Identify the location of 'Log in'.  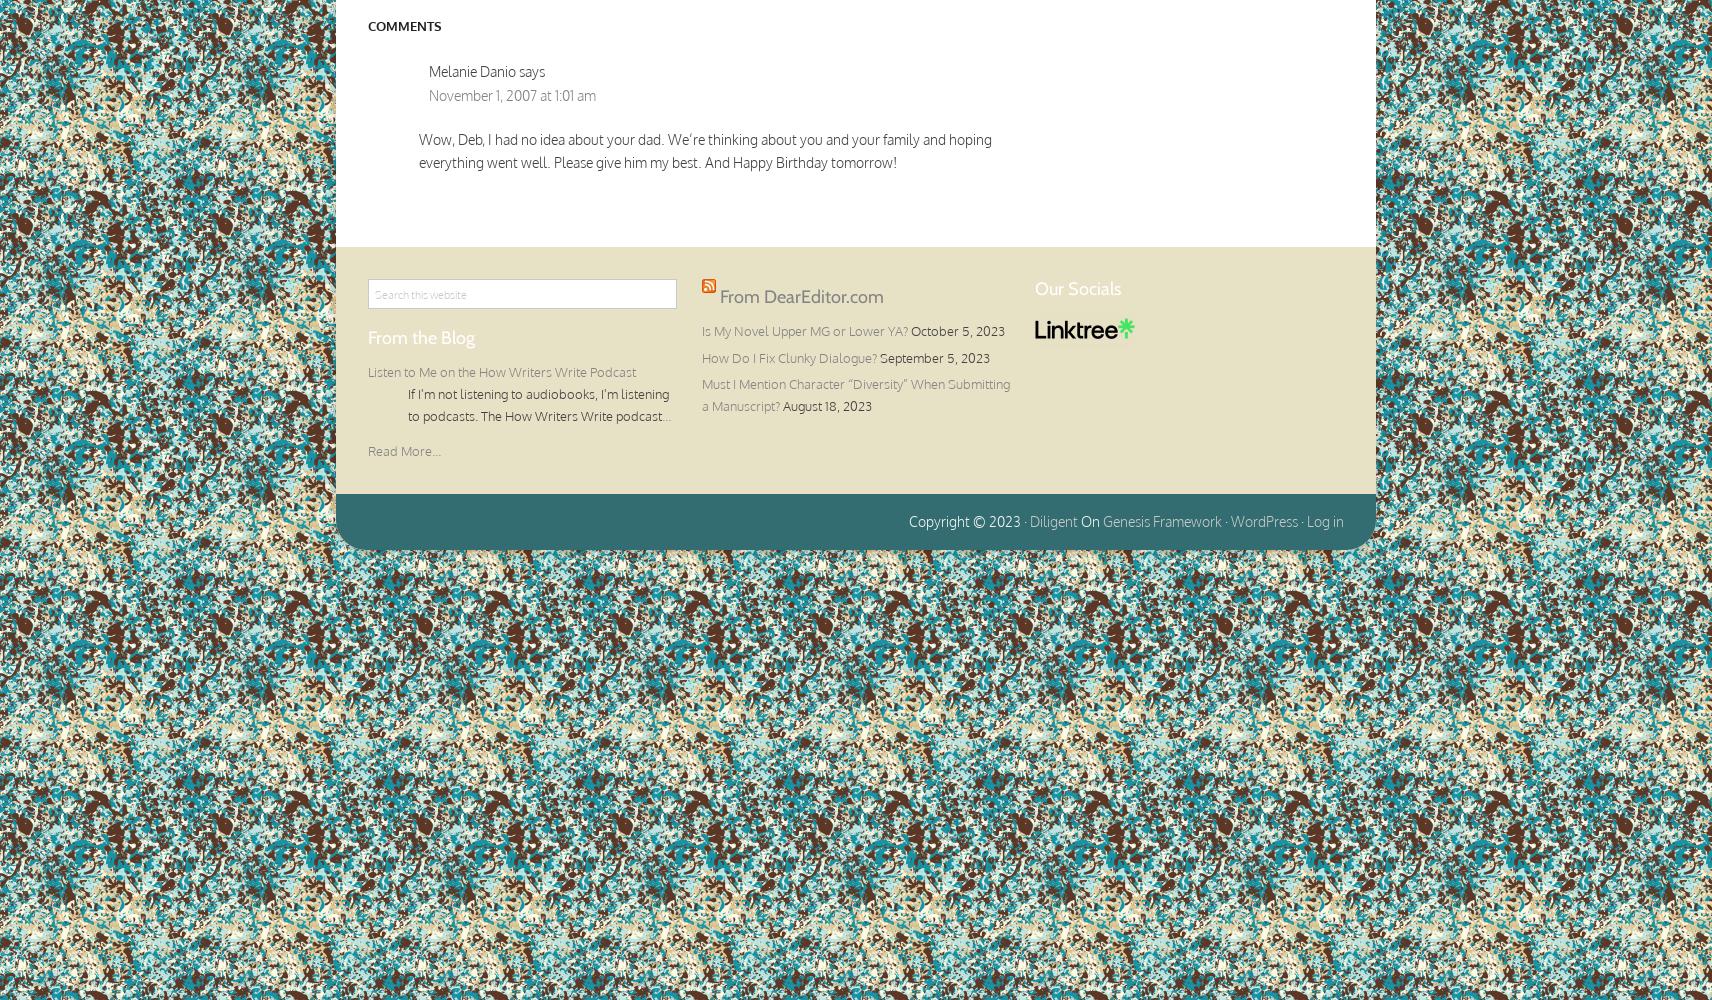
(1324, 521).